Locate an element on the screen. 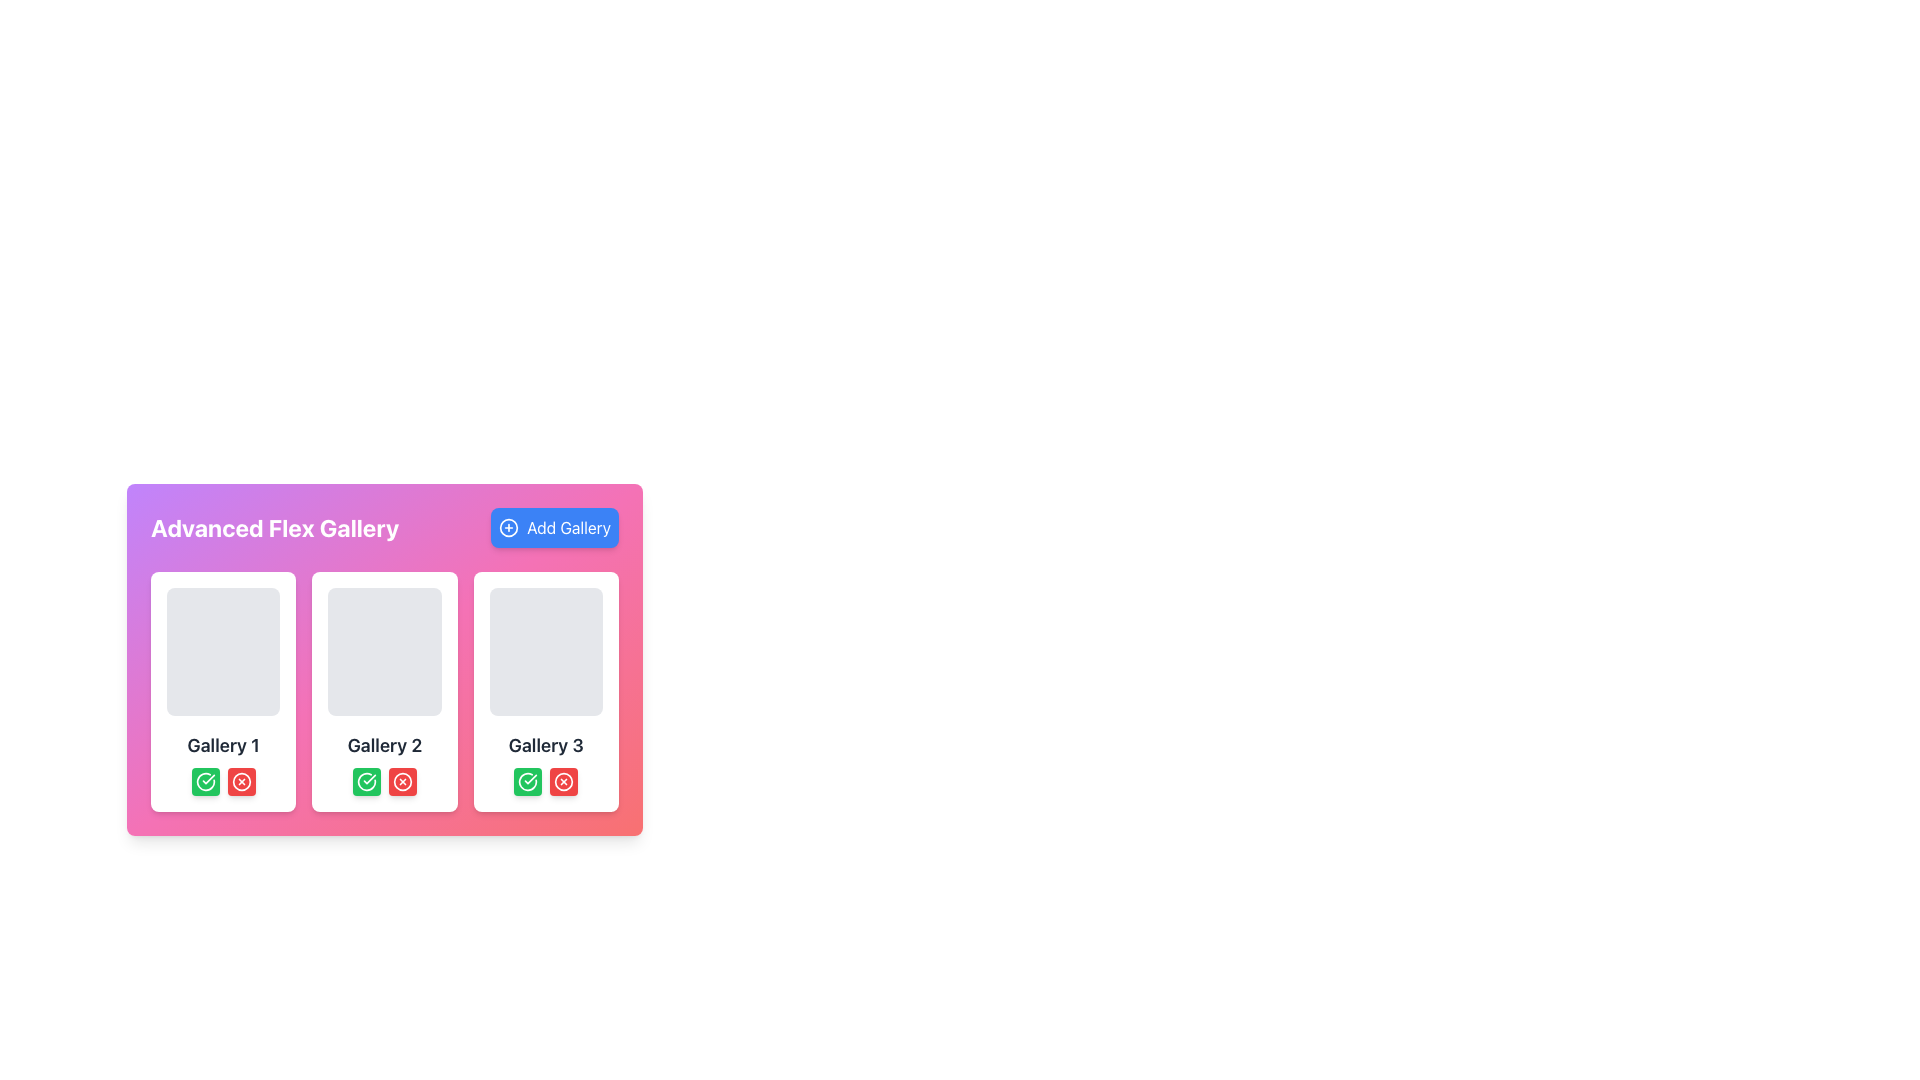  the delete button located at the bottom-right corner of the 'Gallery 3' card is located at coordinates (563, 781).